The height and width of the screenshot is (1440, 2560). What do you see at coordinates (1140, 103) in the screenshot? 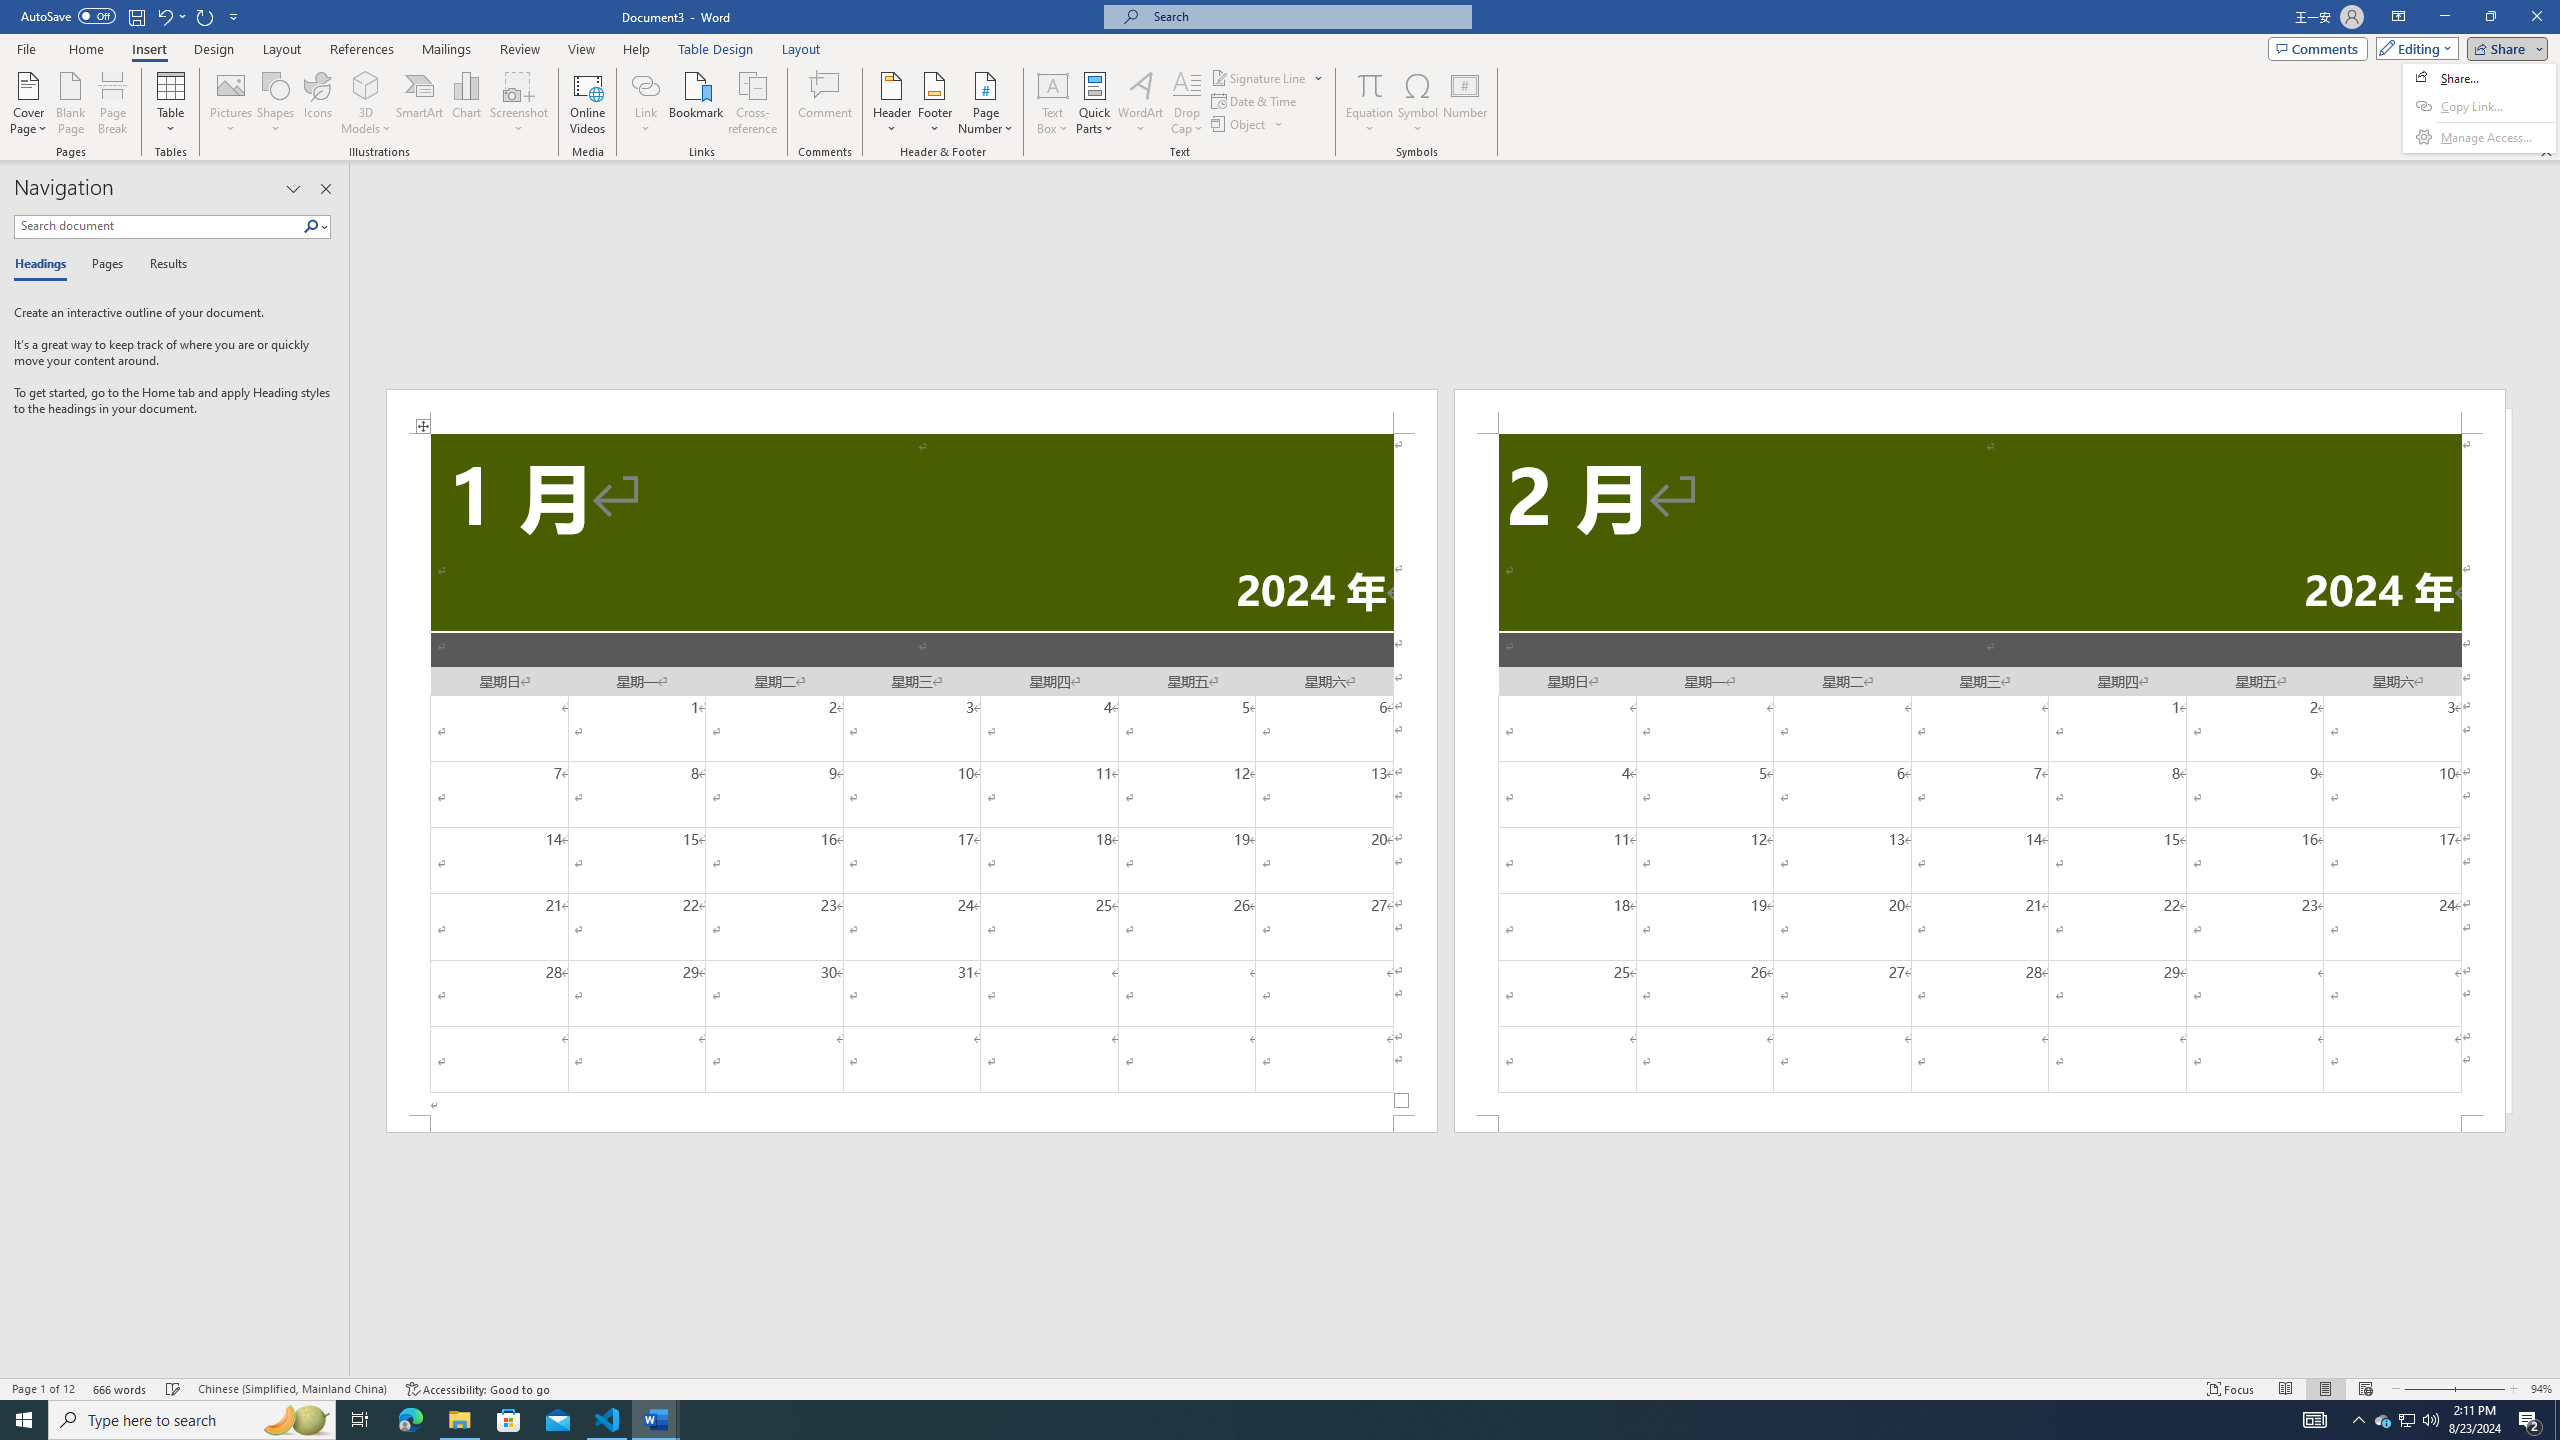
I see `'WordArt'` at bounding box center [1140, 103].